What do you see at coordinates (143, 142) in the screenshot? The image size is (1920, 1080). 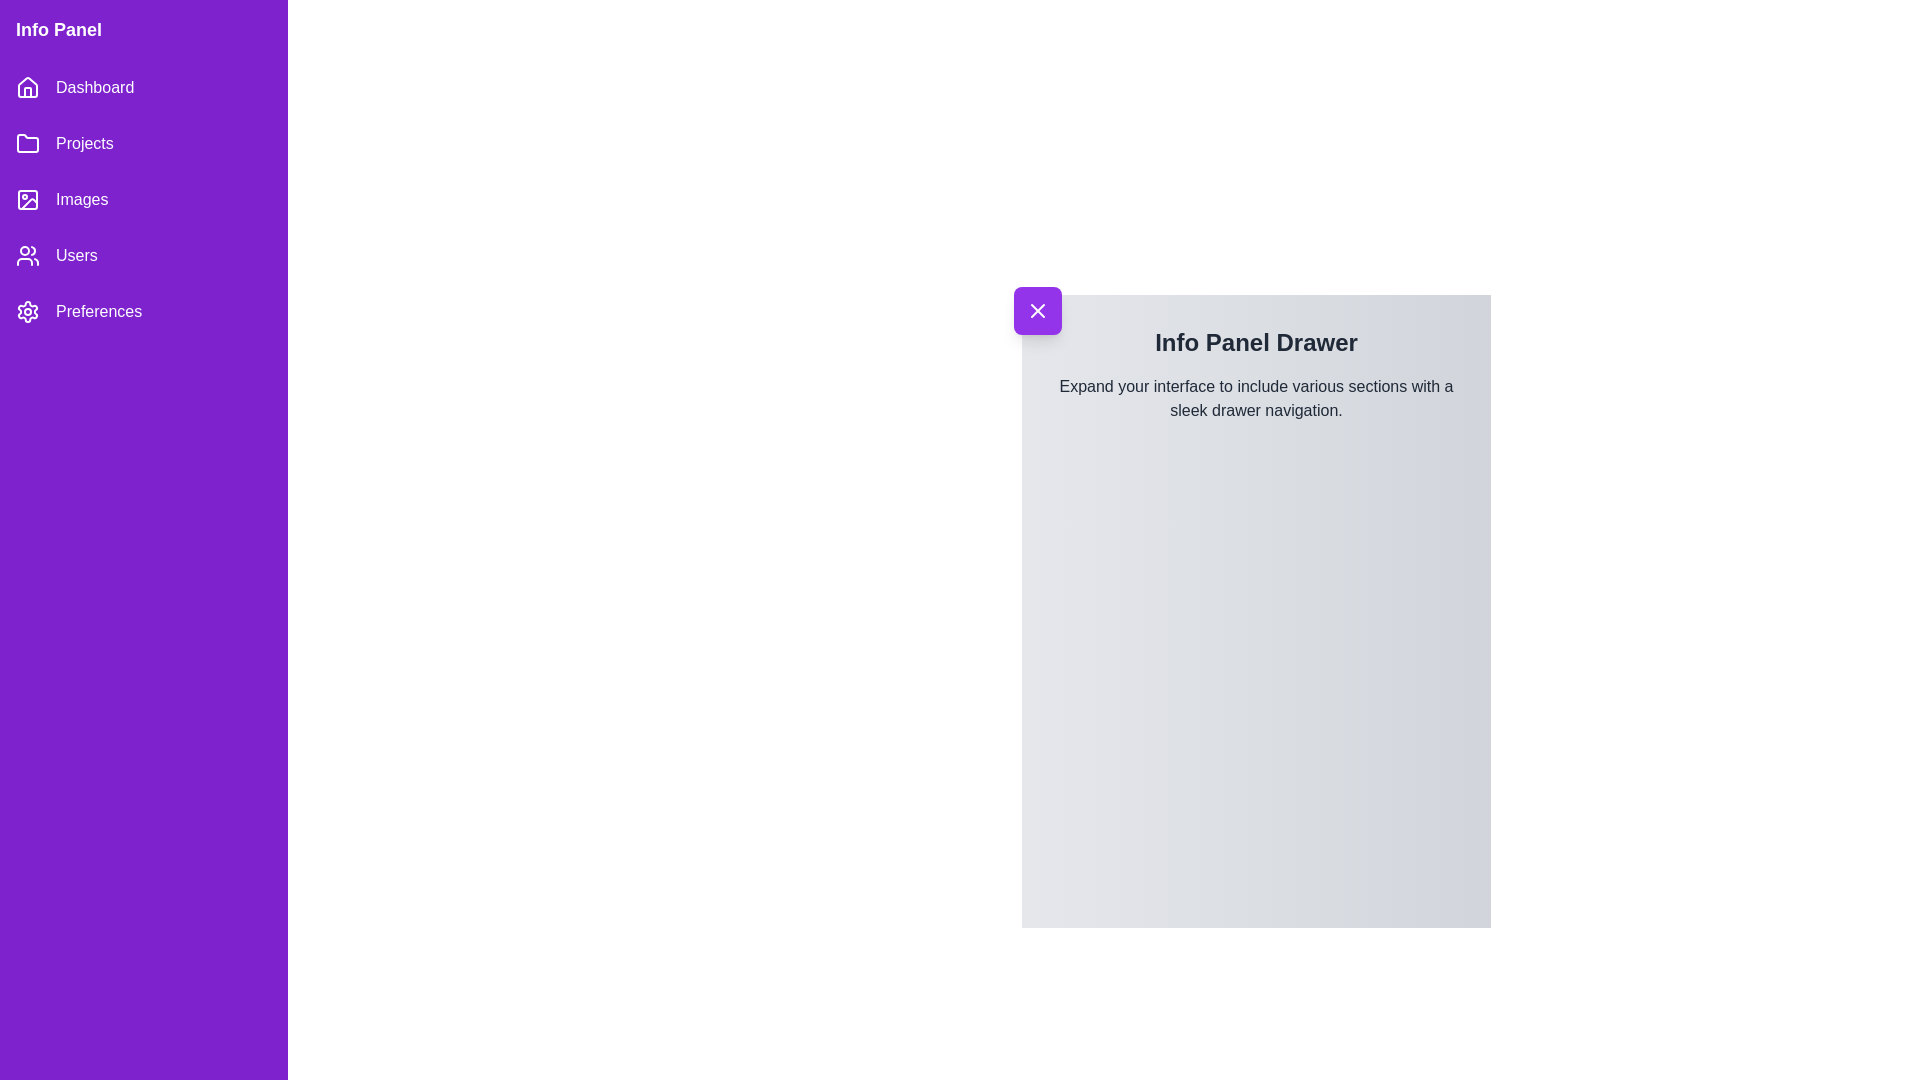 I see `the menu item Projects to navigate` at bounding box center [143, 142].